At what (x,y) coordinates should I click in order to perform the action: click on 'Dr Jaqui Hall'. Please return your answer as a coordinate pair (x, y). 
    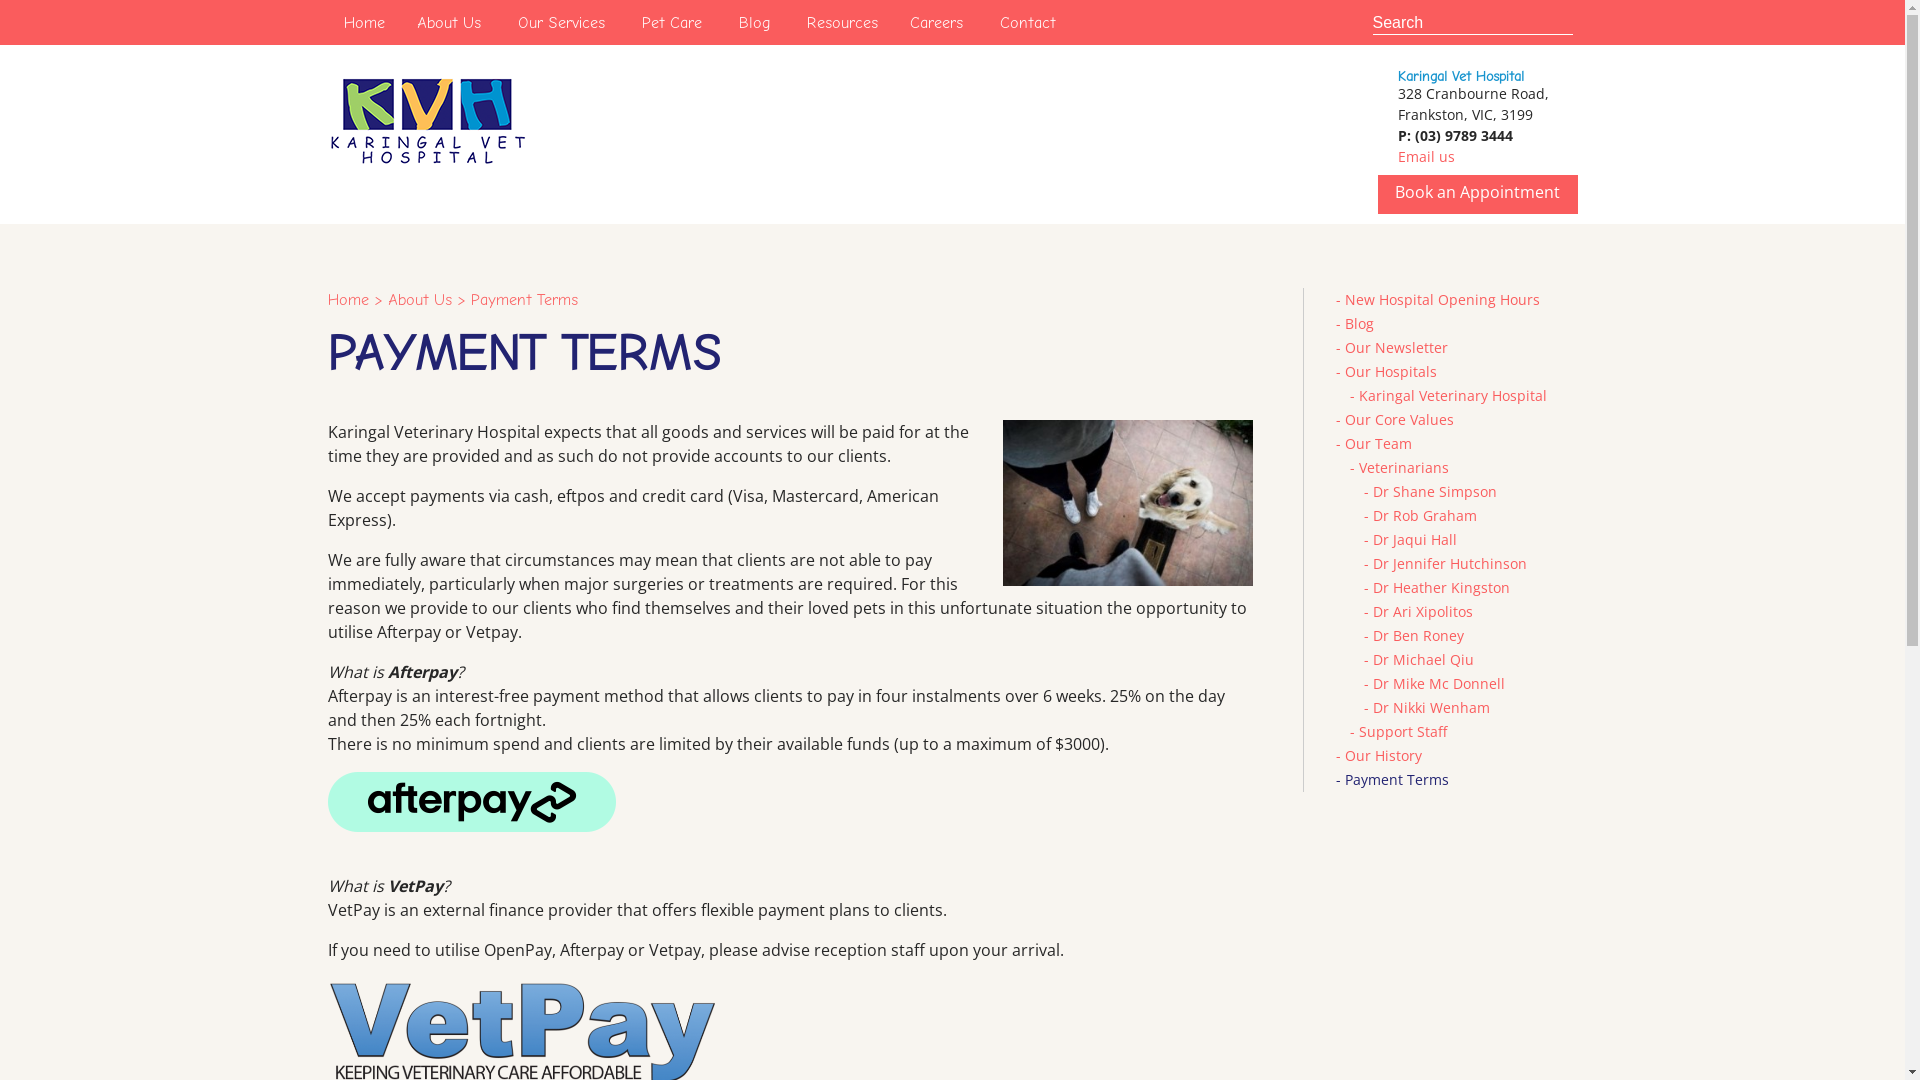
    Looking at the image, I should click on (1413, 538).